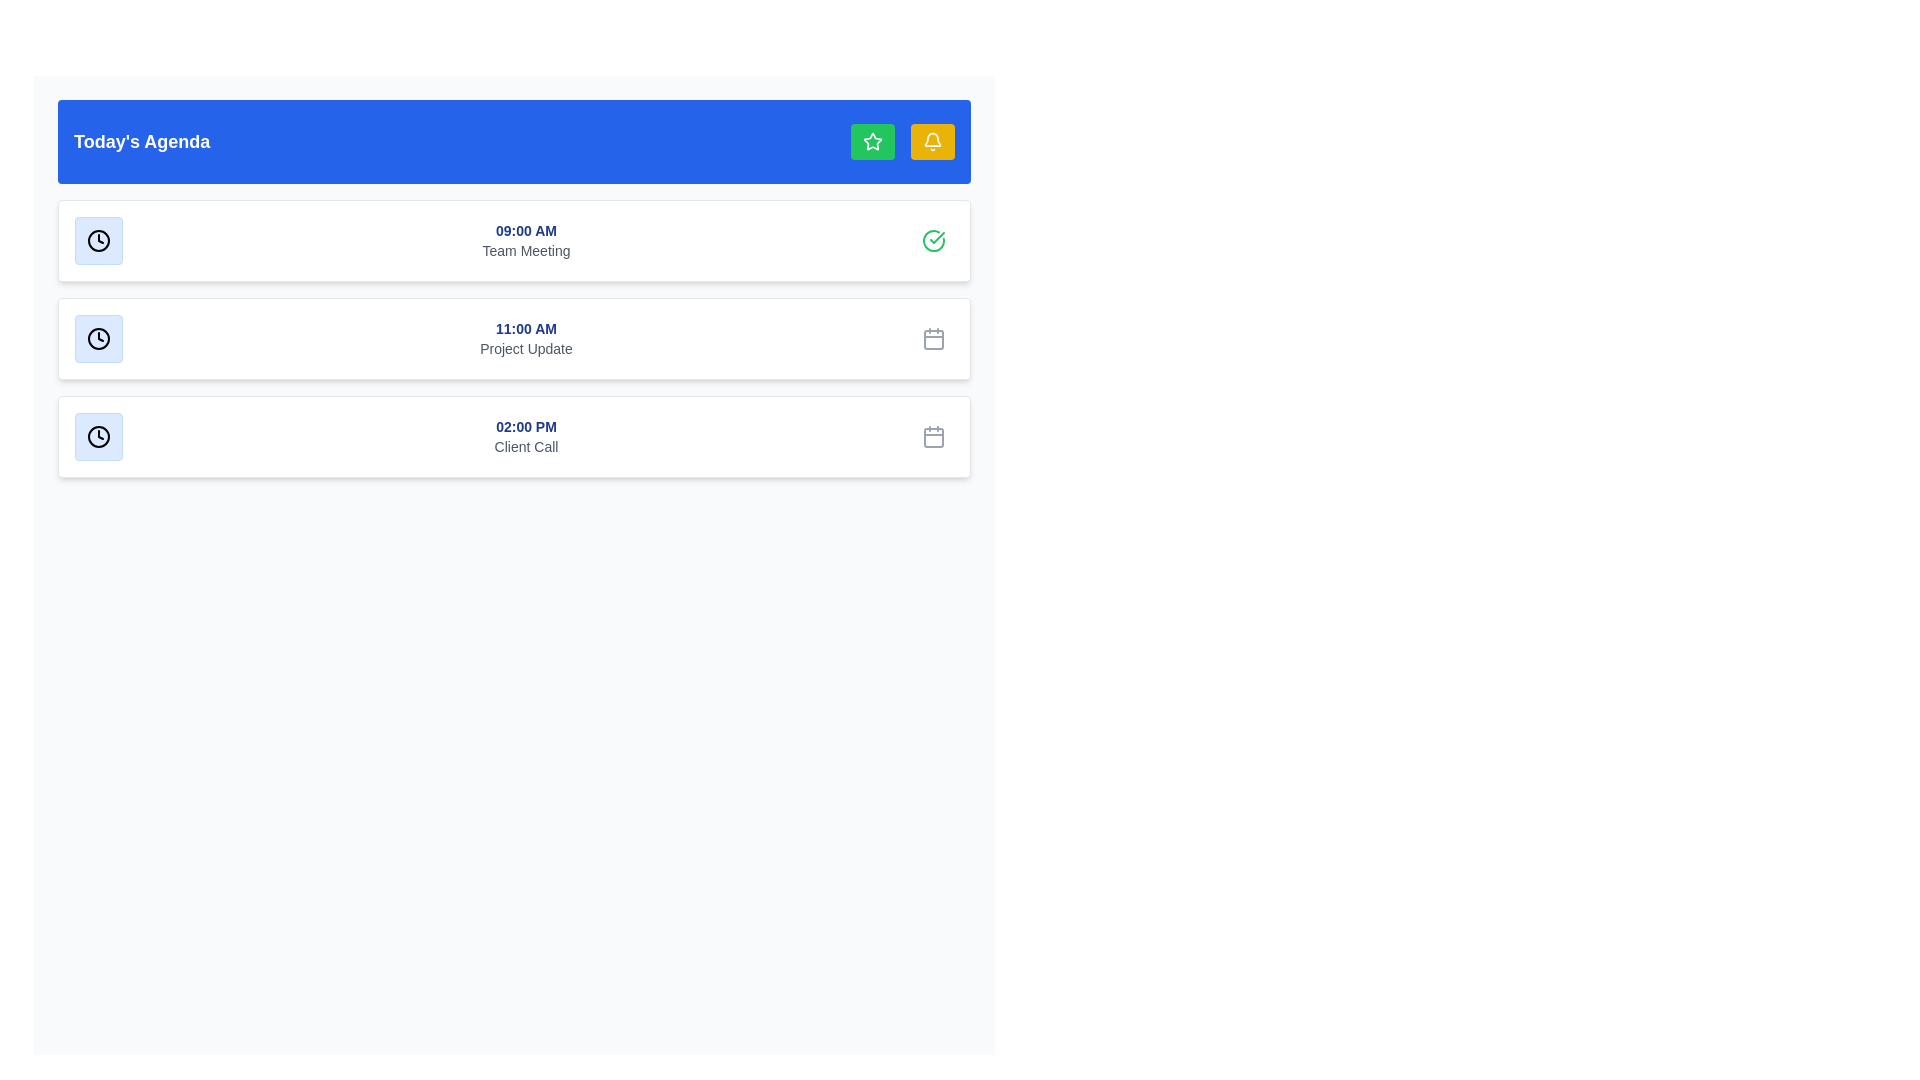 Image resolution: width=1920 pixels, height=1080 pixels. I want to click on the notification toggle button located in the top-right section of the interface inside a blue header area, so click(931, 141).